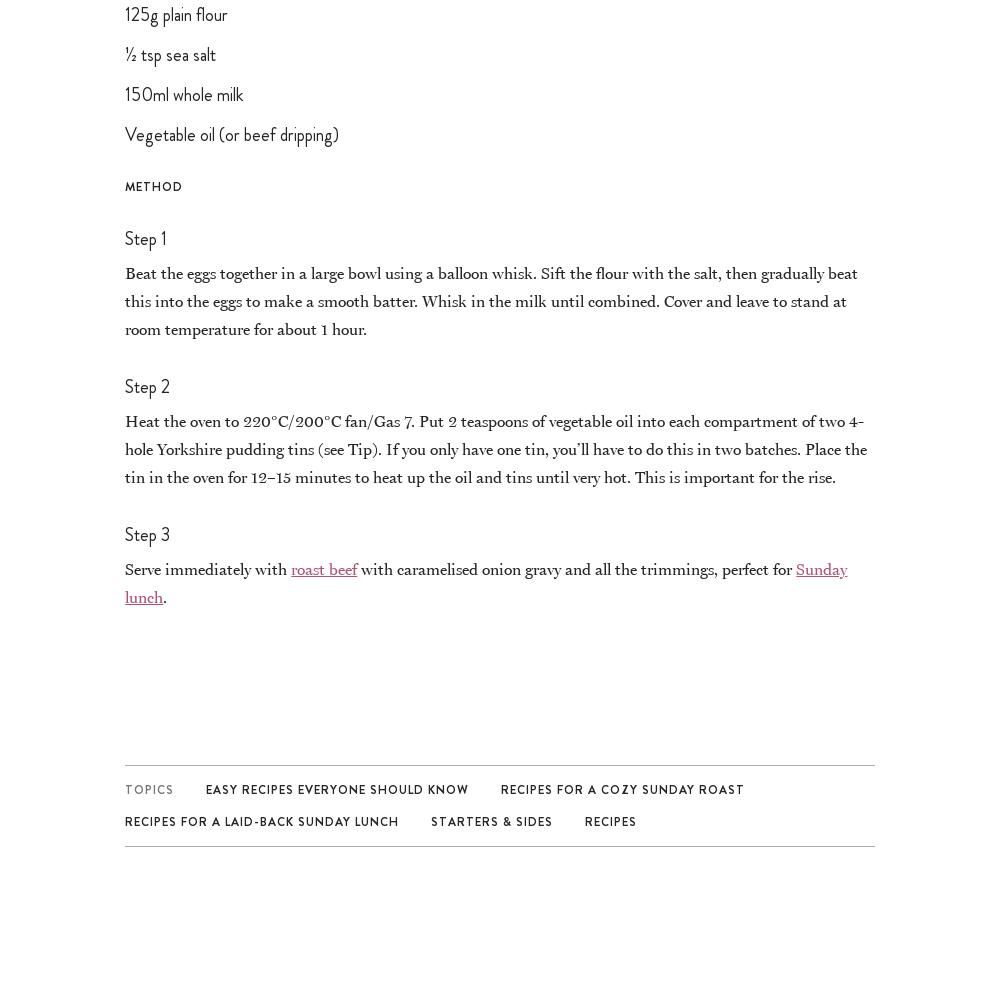 This screenshot has height=983, width=1000. I want to click on '.', so click(165, 595).